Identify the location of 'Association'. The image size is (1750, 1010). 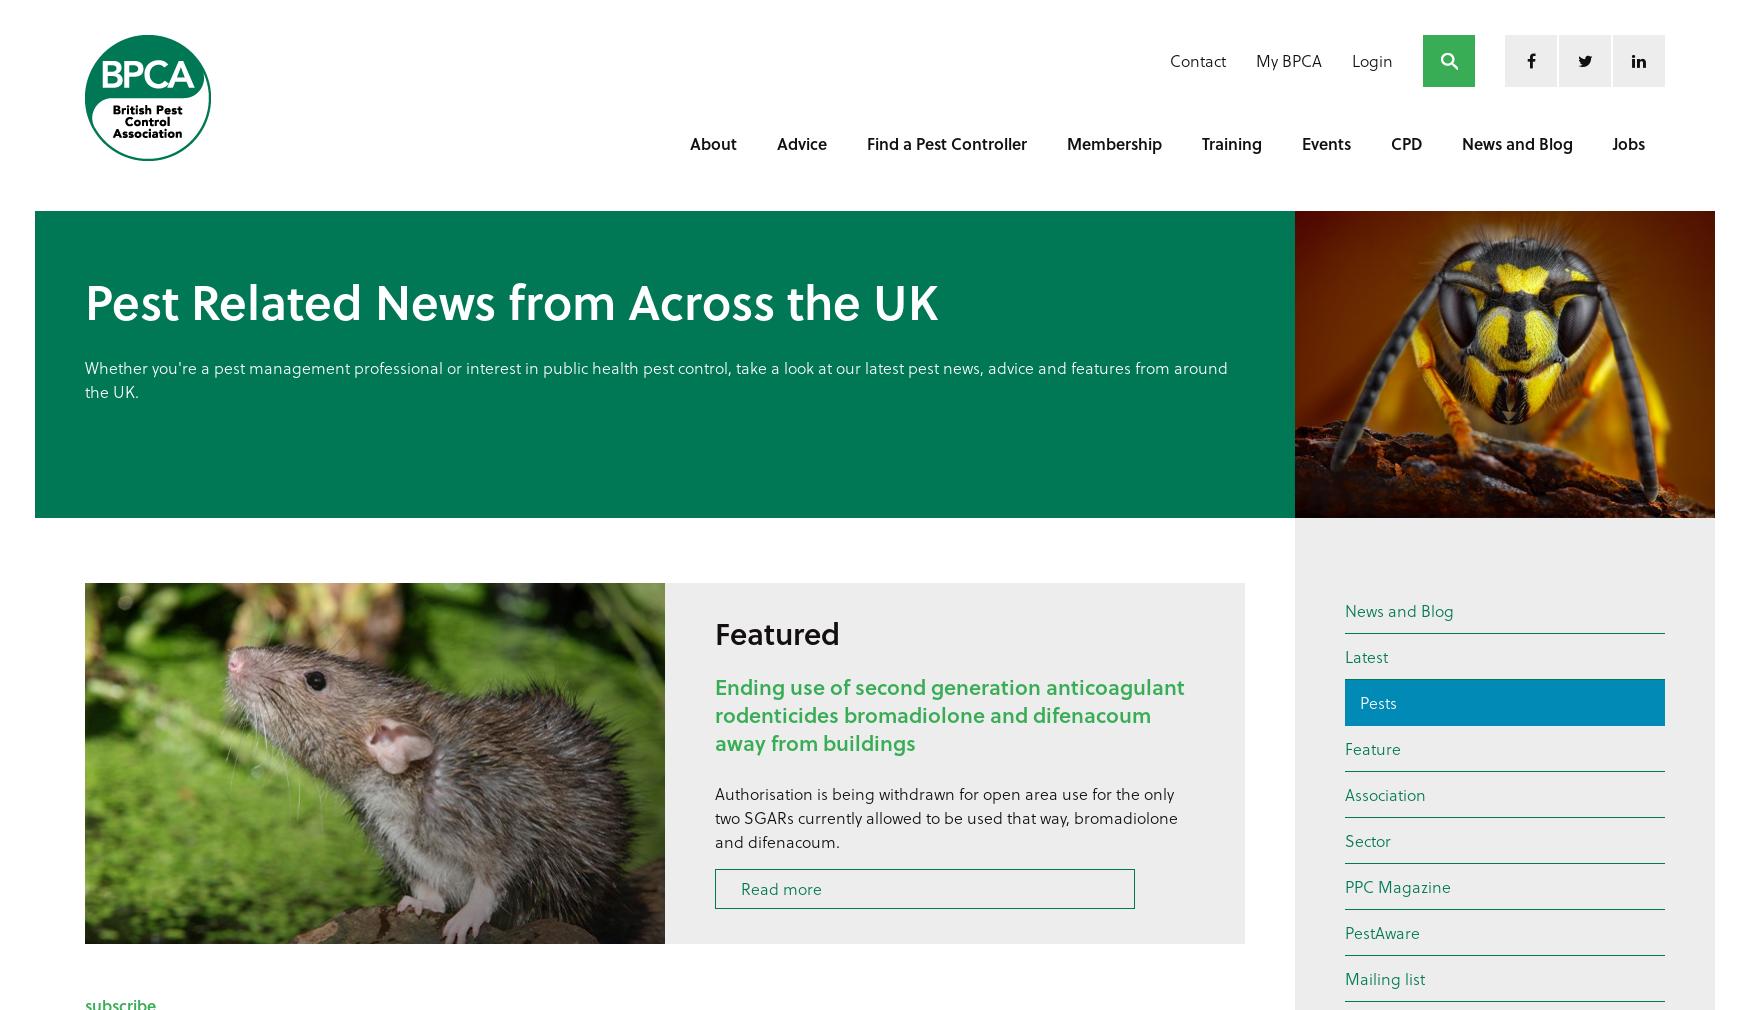
(1384, 794).